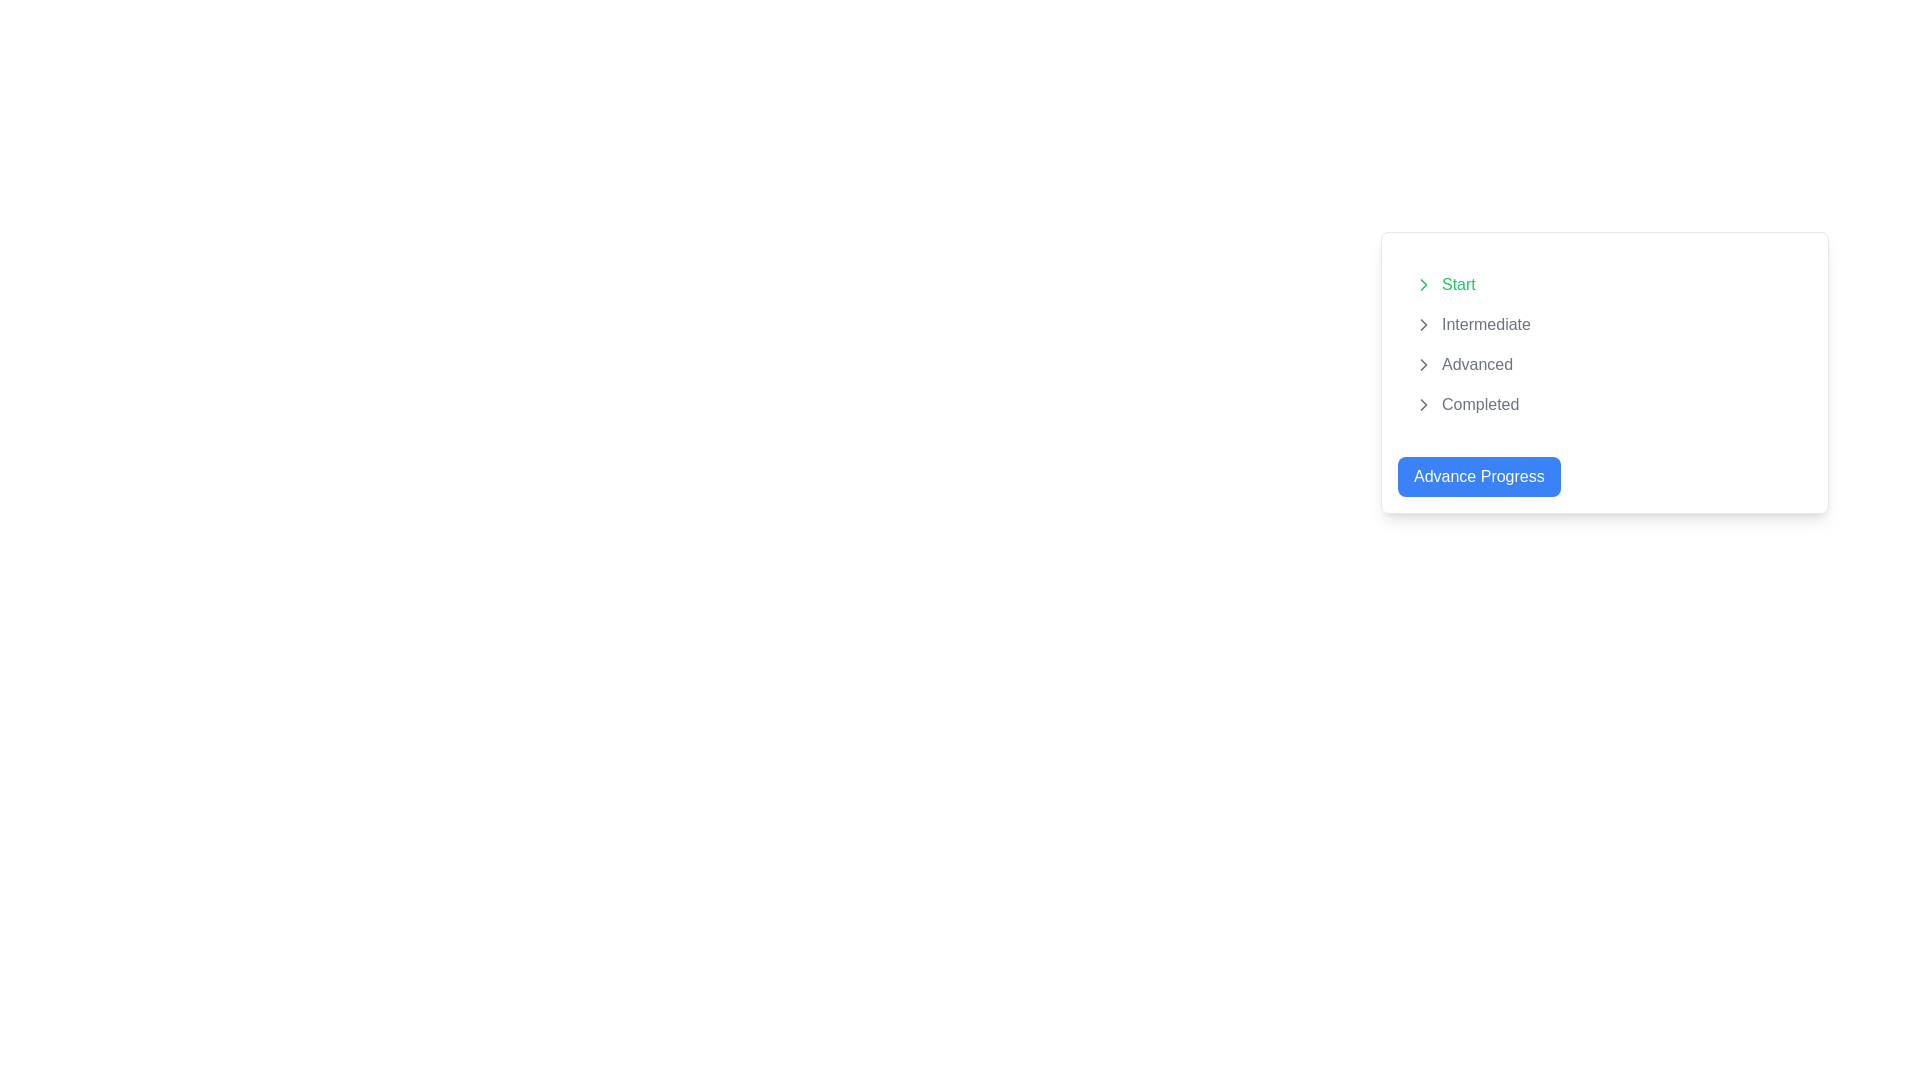 The width and height of the screenshot is (1920, 1080). What do you see at coordinates (1486, 323) in the screenshot?
I see `the 'Intermediate' step label within the progress tracker interface, which is the second step in the vertical list of indicators` at bounding box center [1486, 323].